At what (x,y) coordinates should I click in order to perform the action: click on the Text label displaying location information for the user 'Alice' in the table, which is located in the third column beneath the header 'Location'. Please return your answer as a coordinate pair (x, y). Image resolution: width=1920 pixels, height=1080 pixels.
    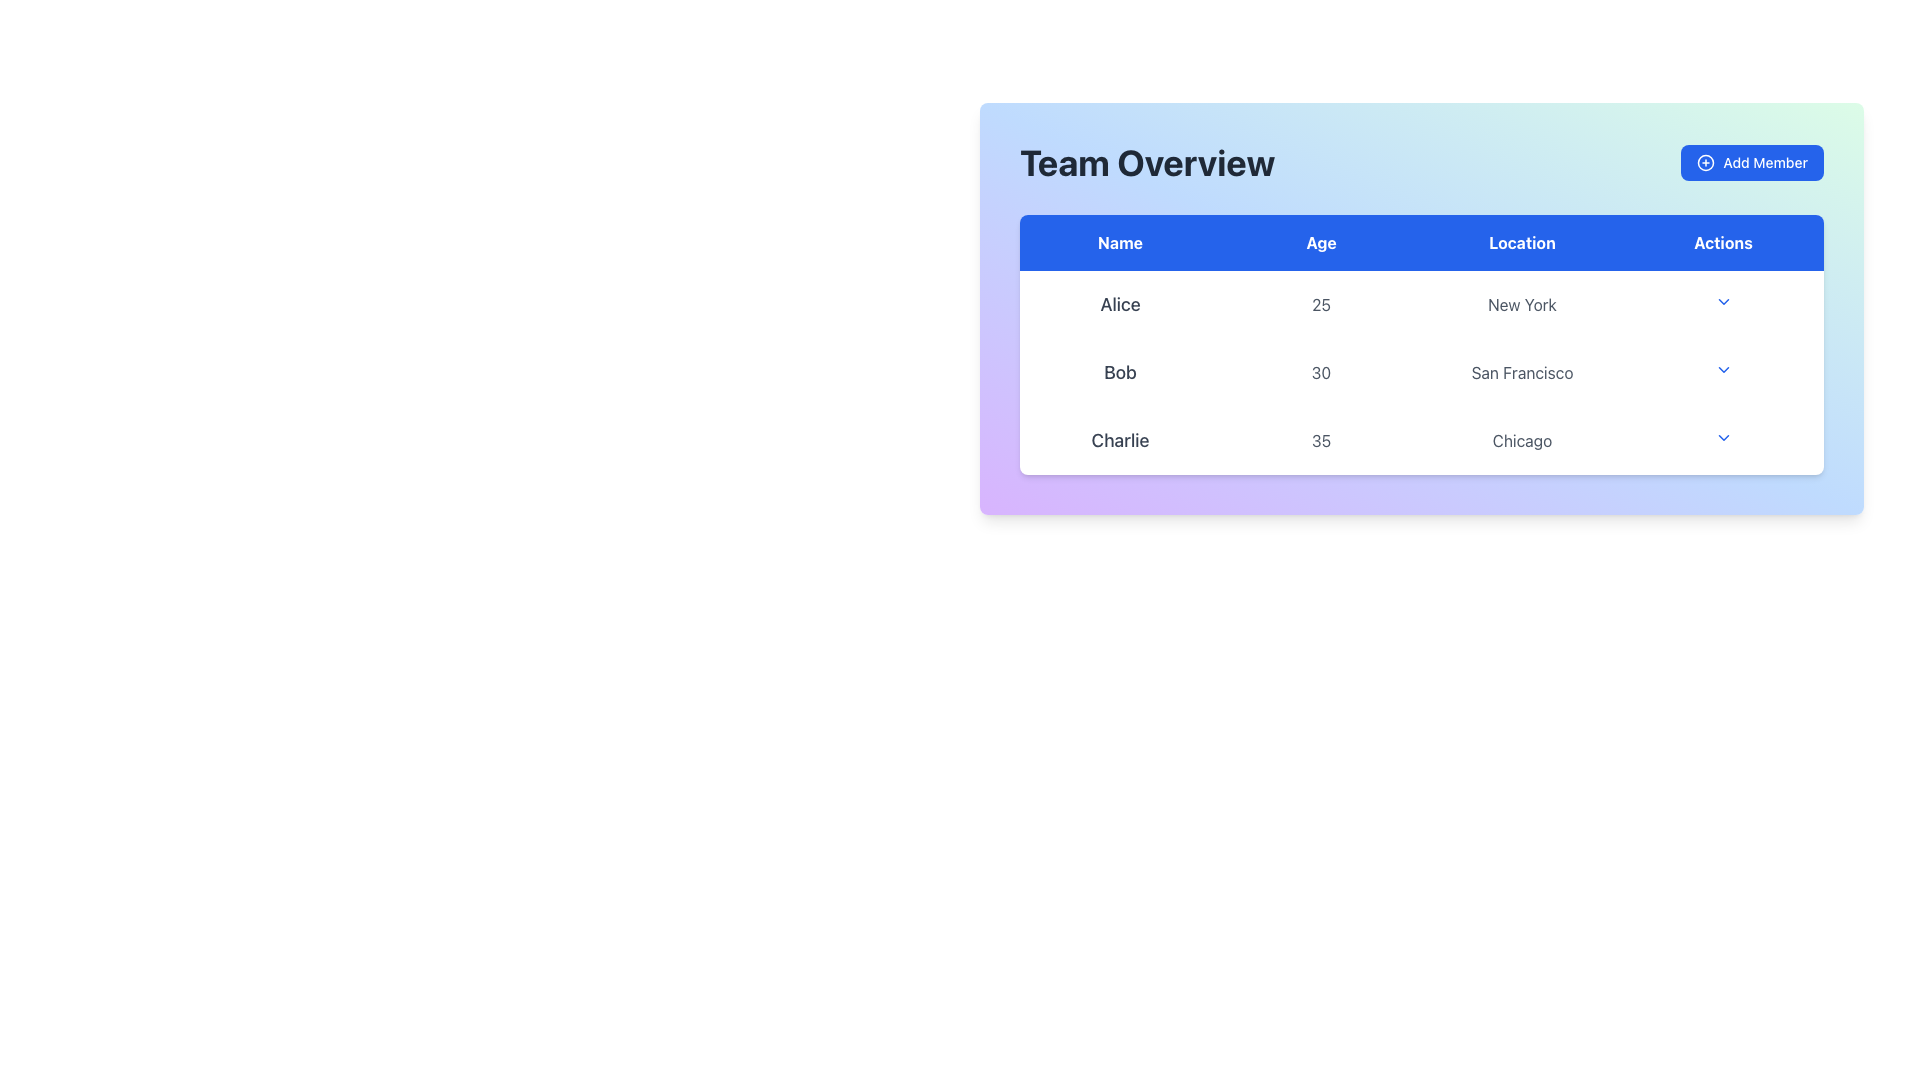
    Looking at the image, I should click on (1521, 304).